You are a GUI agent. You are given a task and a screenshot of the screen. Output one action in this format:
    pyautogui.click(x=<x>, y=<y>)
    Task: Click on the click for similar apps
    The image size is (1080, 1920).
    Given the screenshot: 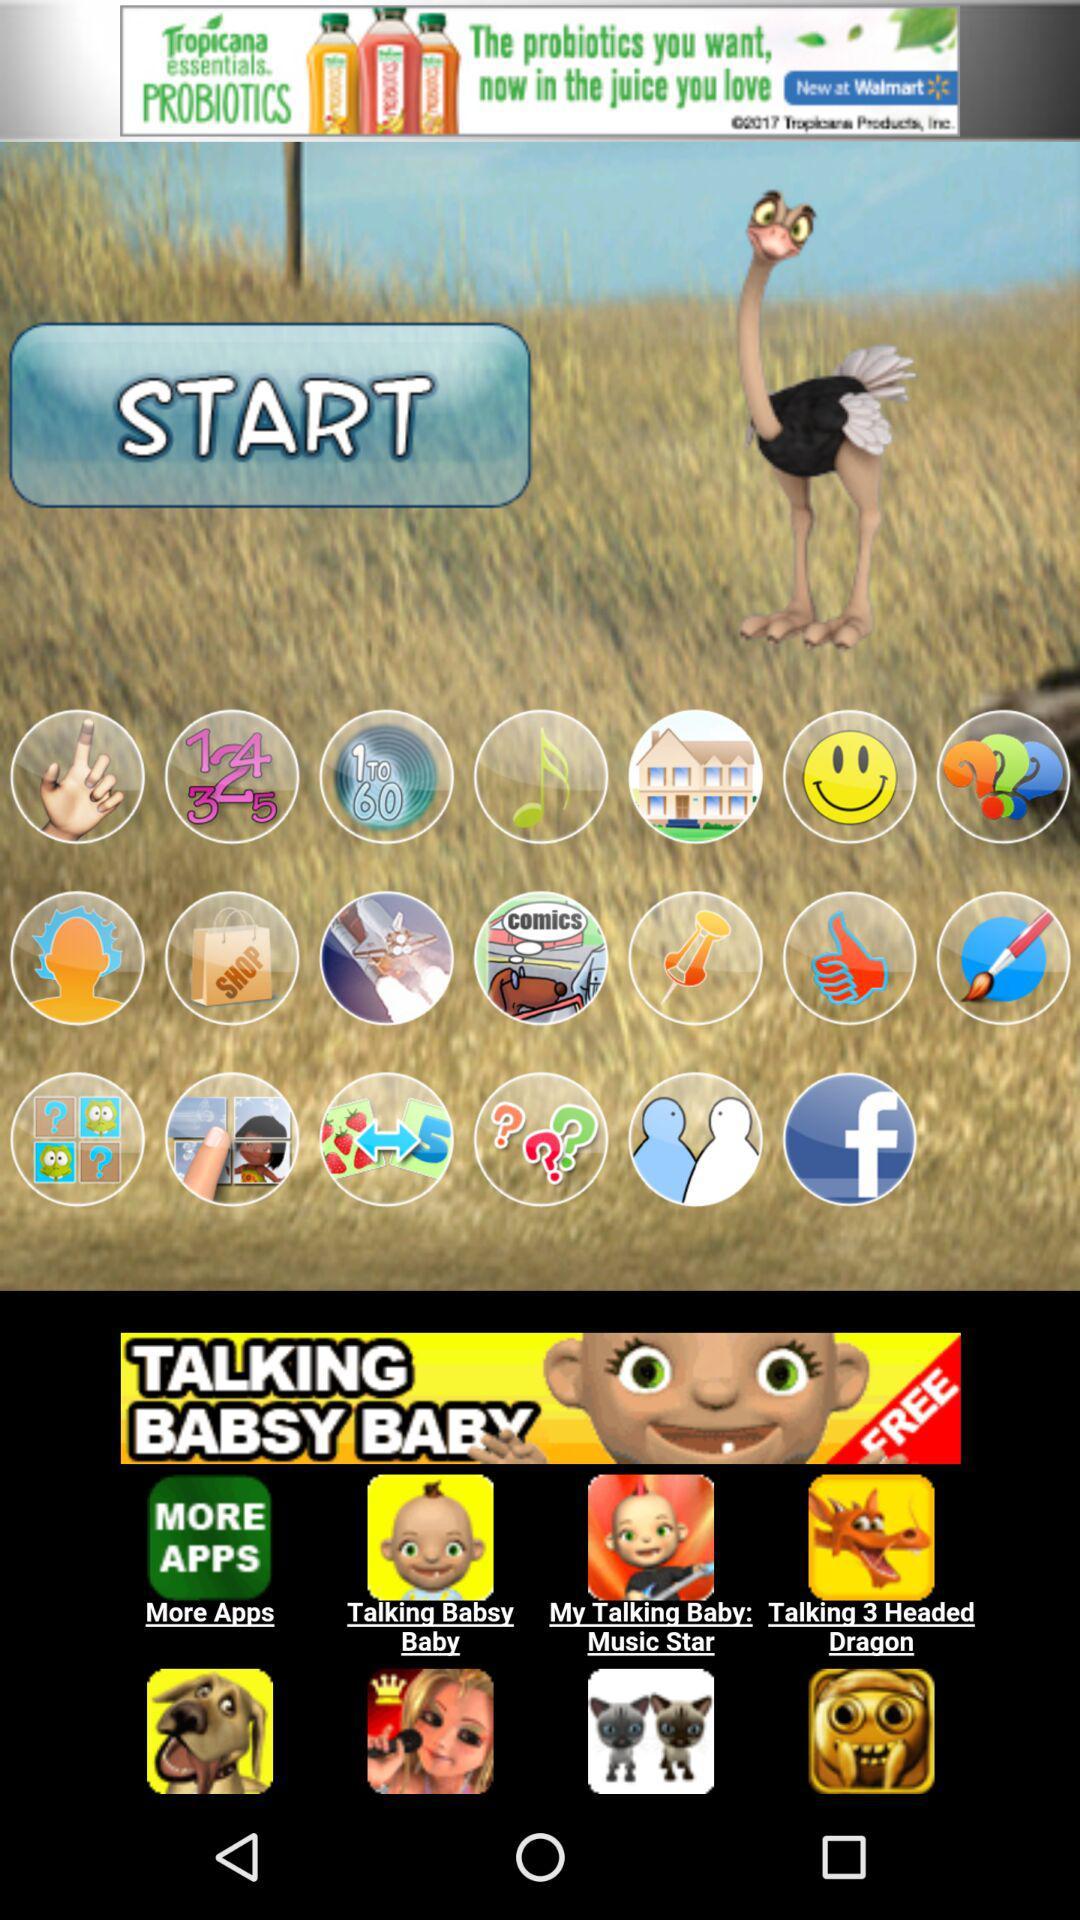 What is the action you would take?
    pyautogui.click(x=540, y=1551)
    